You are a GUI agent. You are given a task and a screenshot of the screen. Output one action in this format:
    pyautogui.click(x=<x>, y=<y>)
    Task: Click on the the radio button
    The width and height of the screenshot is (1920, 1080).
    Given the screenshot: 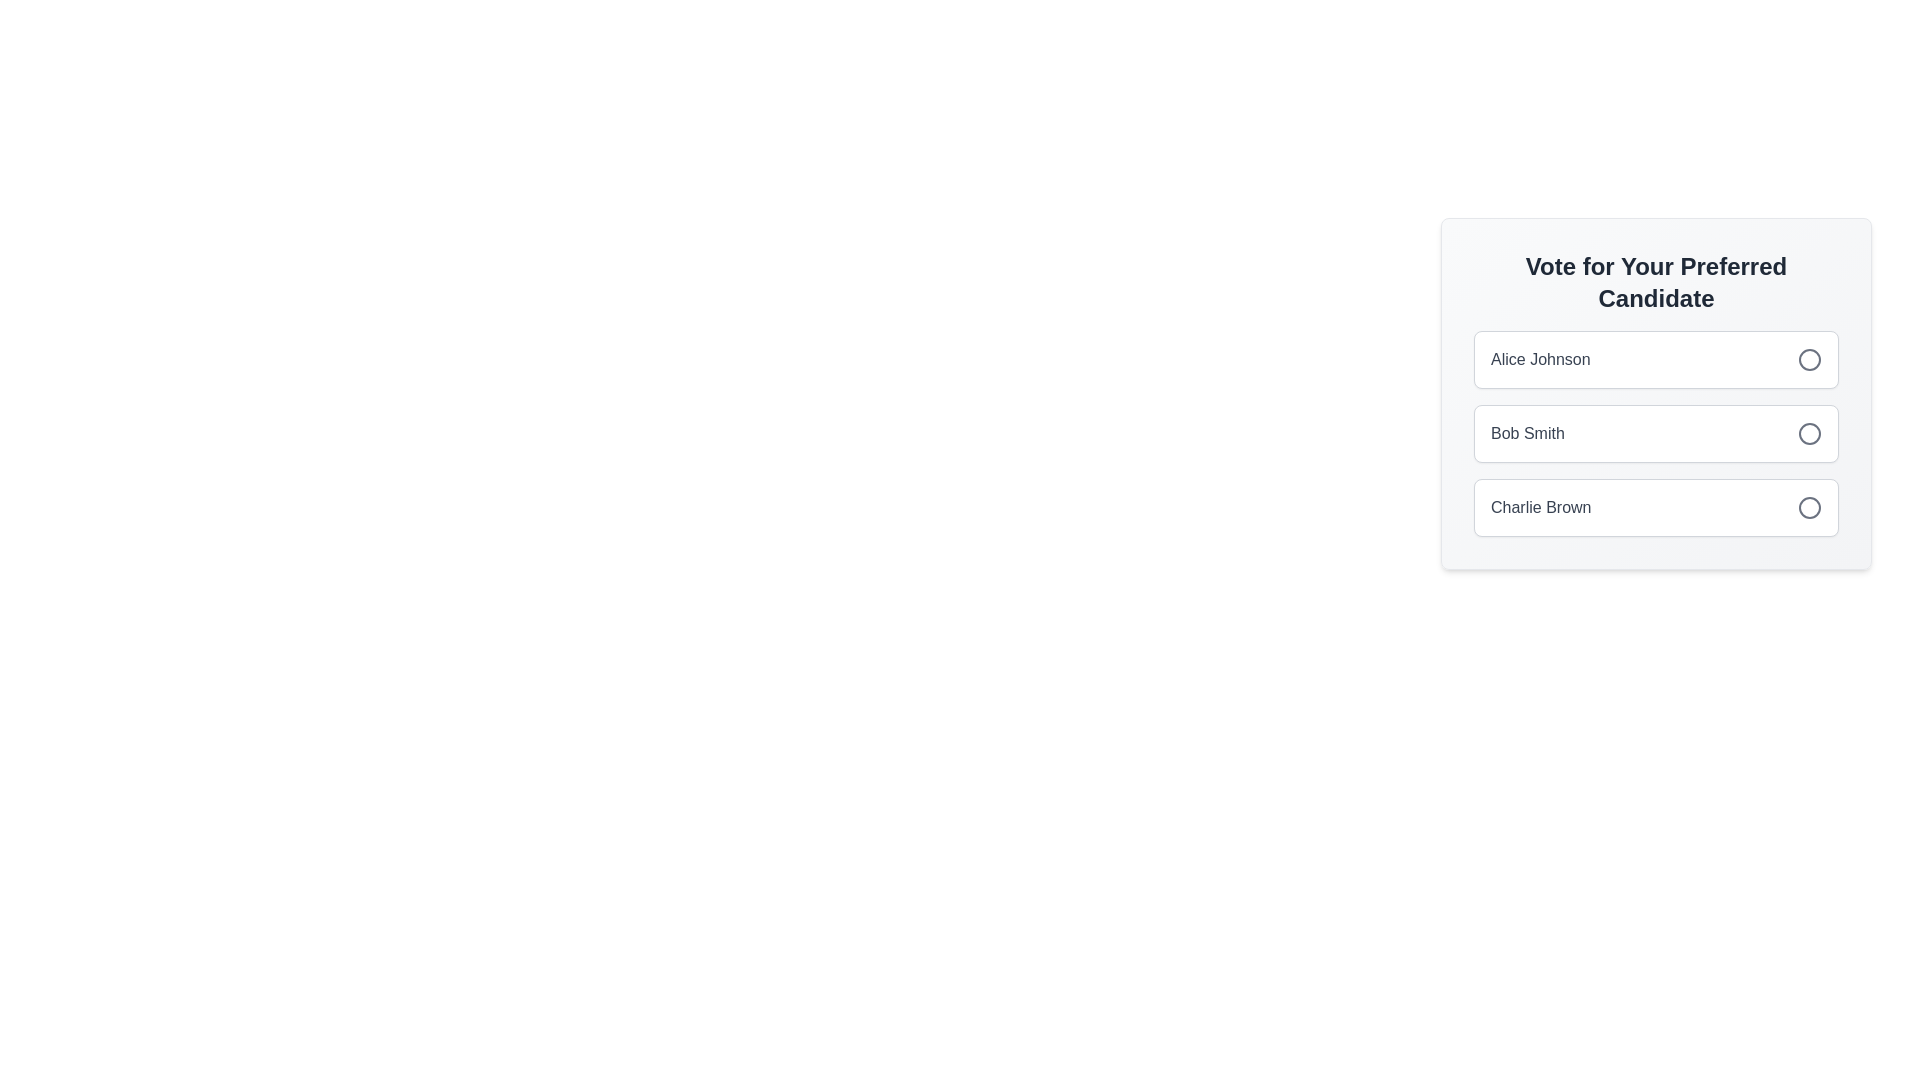 What is the action you would take?
    pyautogui.click(x=1656, y=358)
    